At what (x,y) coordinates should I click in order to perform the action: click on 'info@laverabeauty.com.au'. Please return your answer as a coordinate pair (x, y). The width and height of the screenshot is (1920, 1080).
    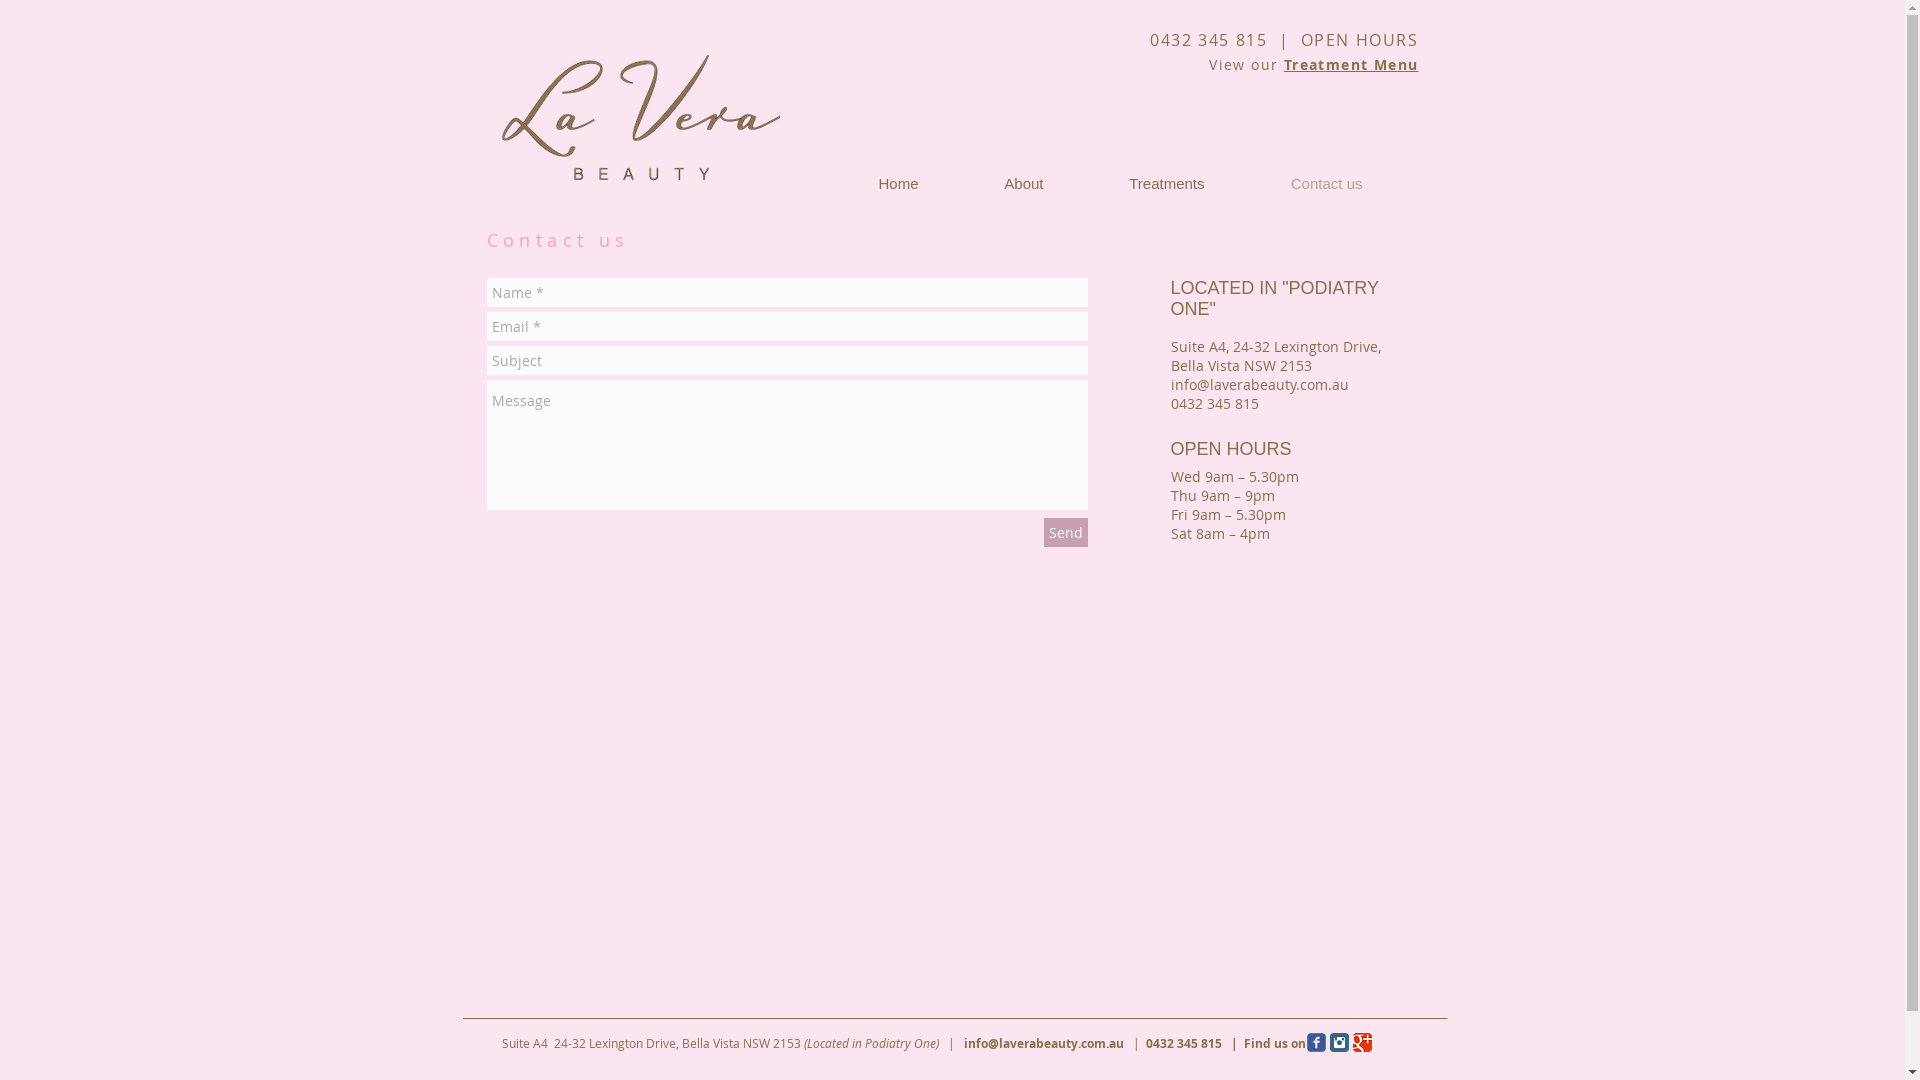
    Looking at the image, I should click on (1042, 1041).